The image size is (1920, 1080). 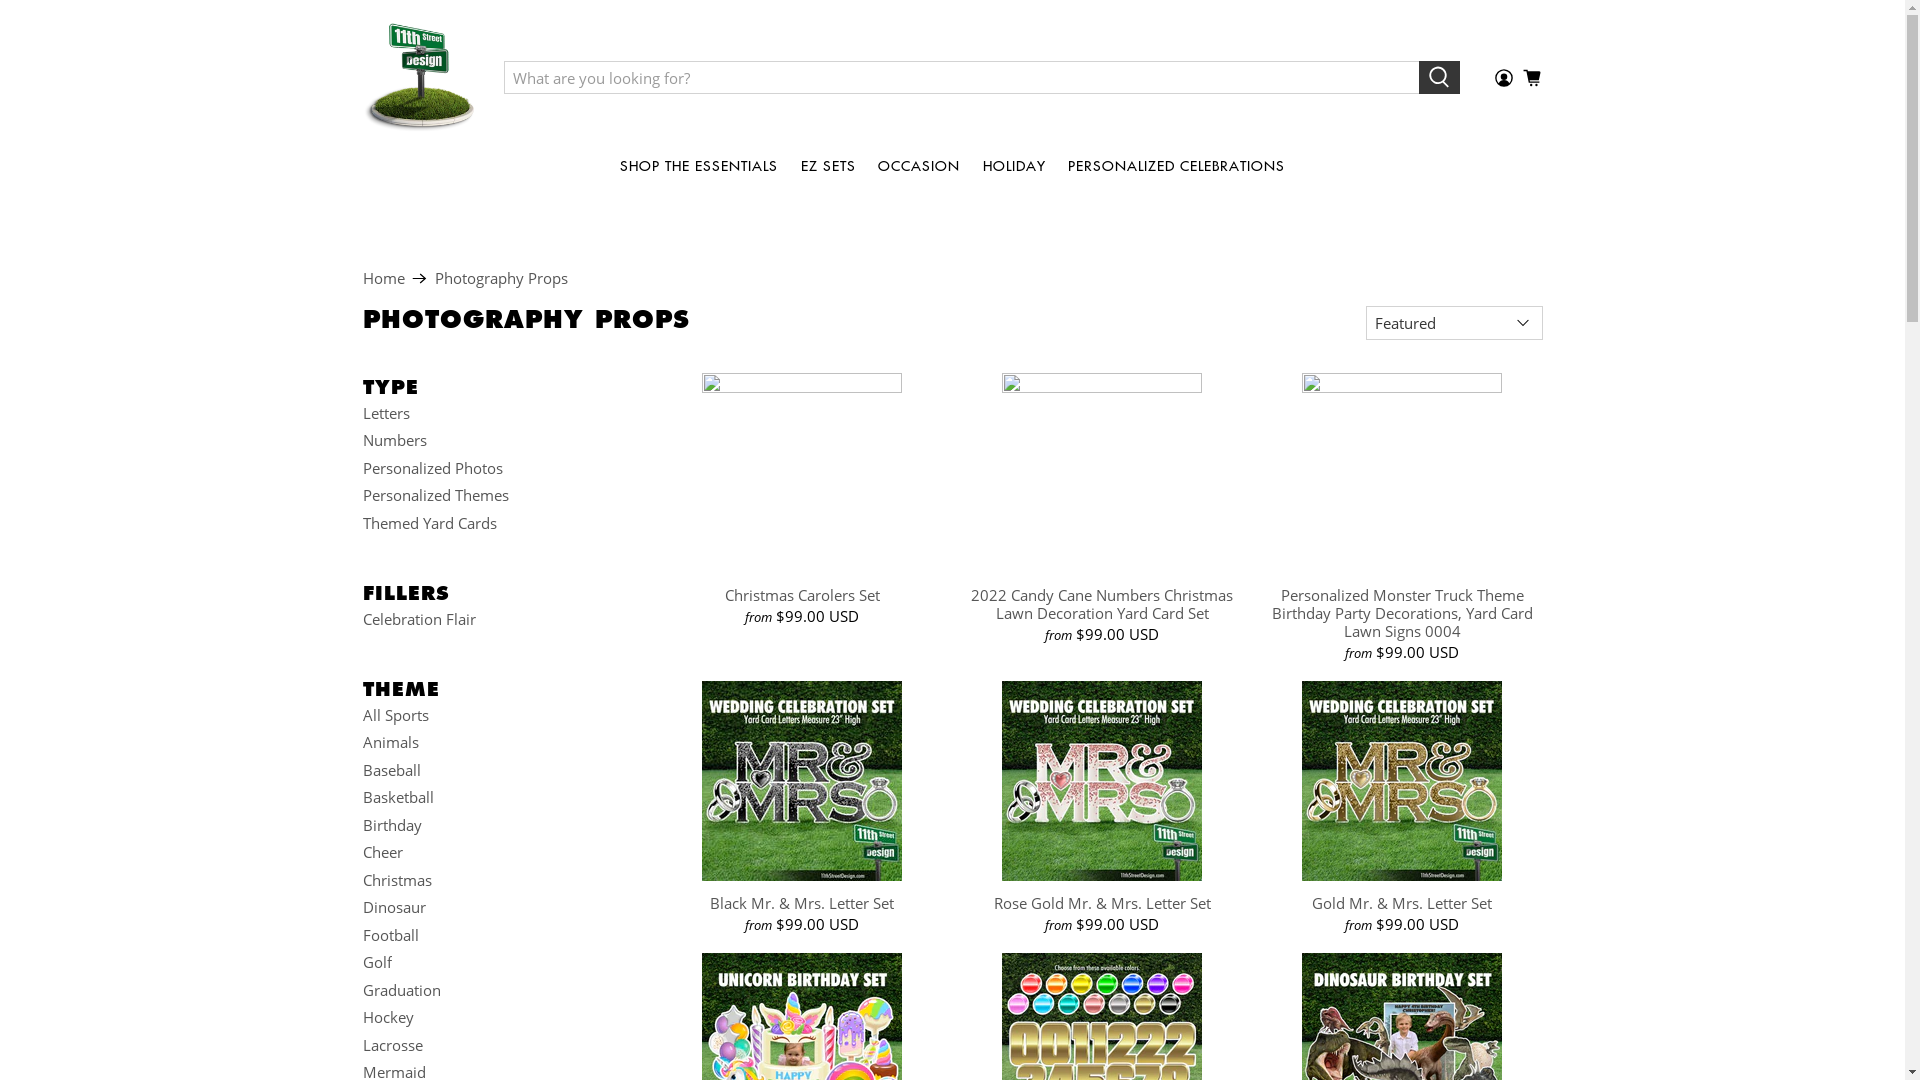 What do you see at coordinates (500, 278) in the screenshot?
I see `'Photography Props'` at bounding box center [500, 278].